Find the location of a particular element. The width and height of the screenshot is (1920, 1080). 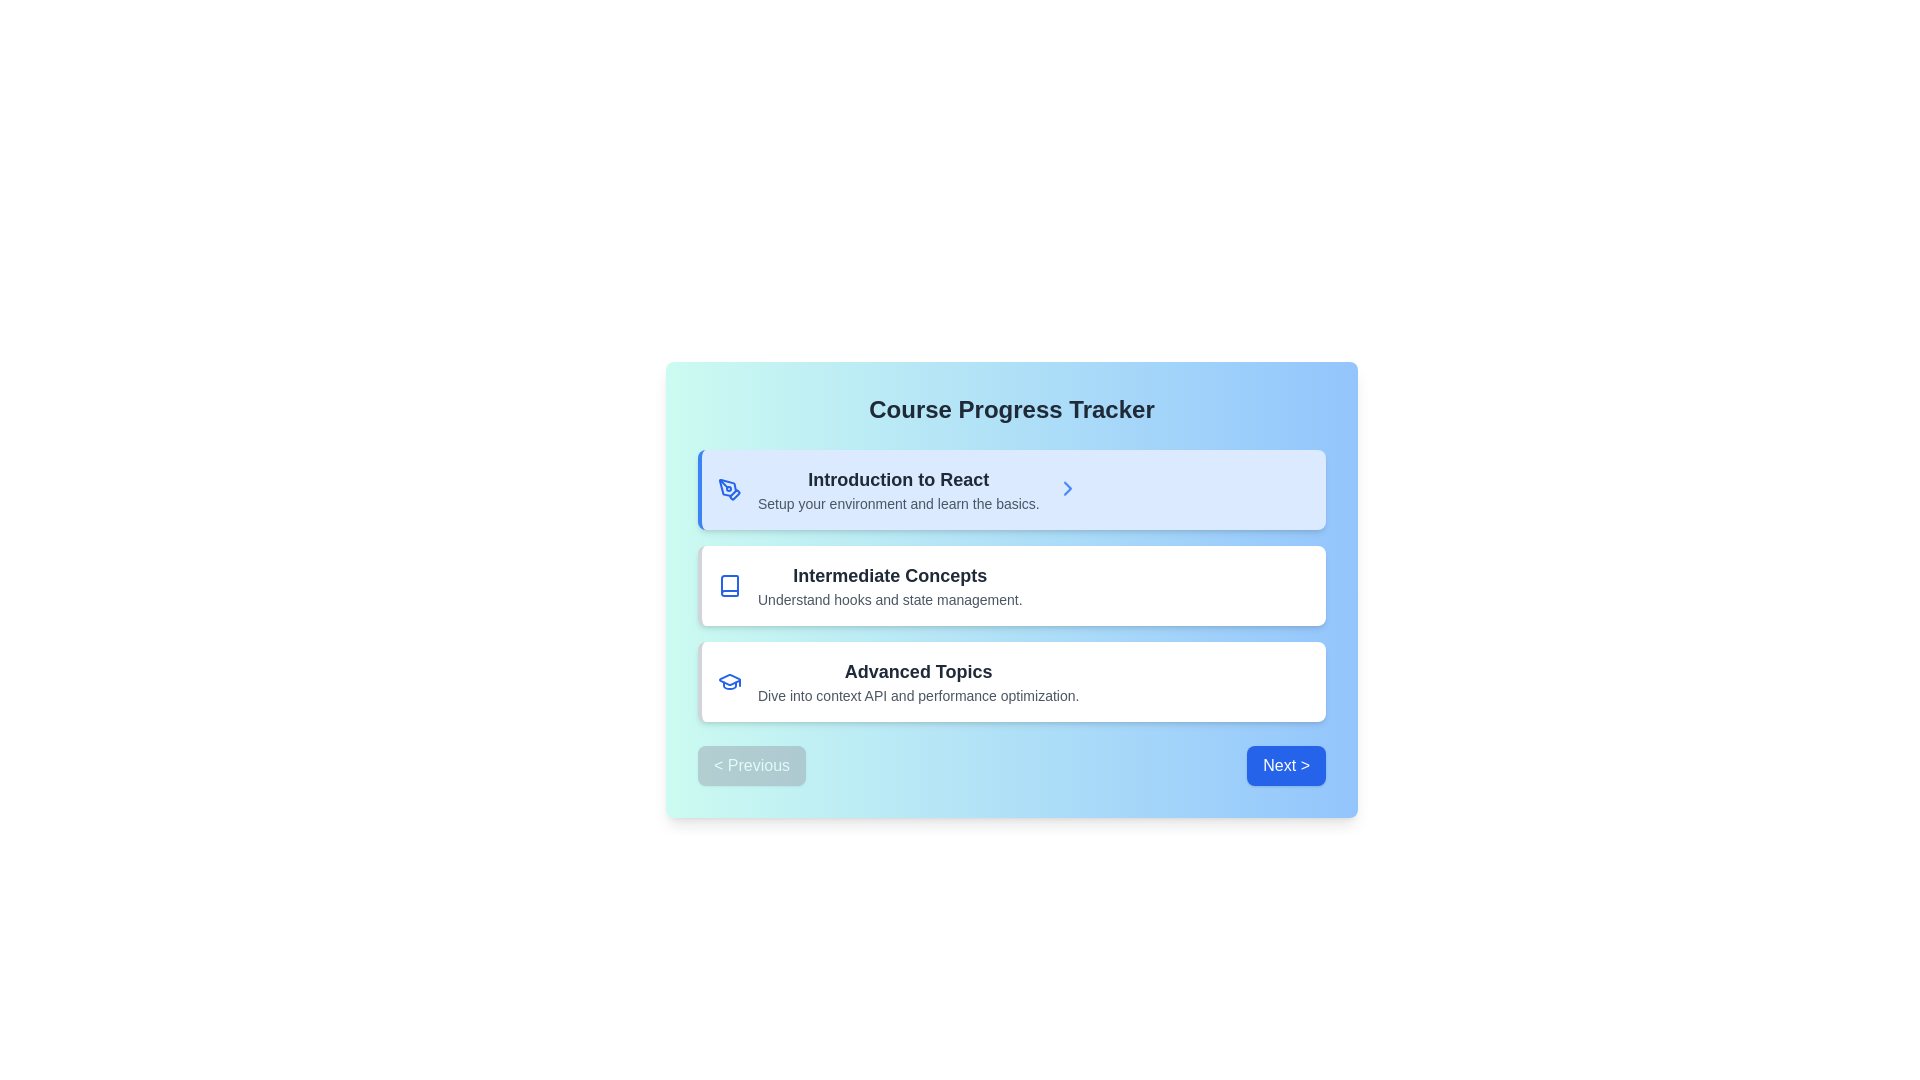

the Text Label displaying 'Introduction to React' in a bold, large-sized, dark-gray font, located within a light blue rectangular card is located at coordinates (897, 479).